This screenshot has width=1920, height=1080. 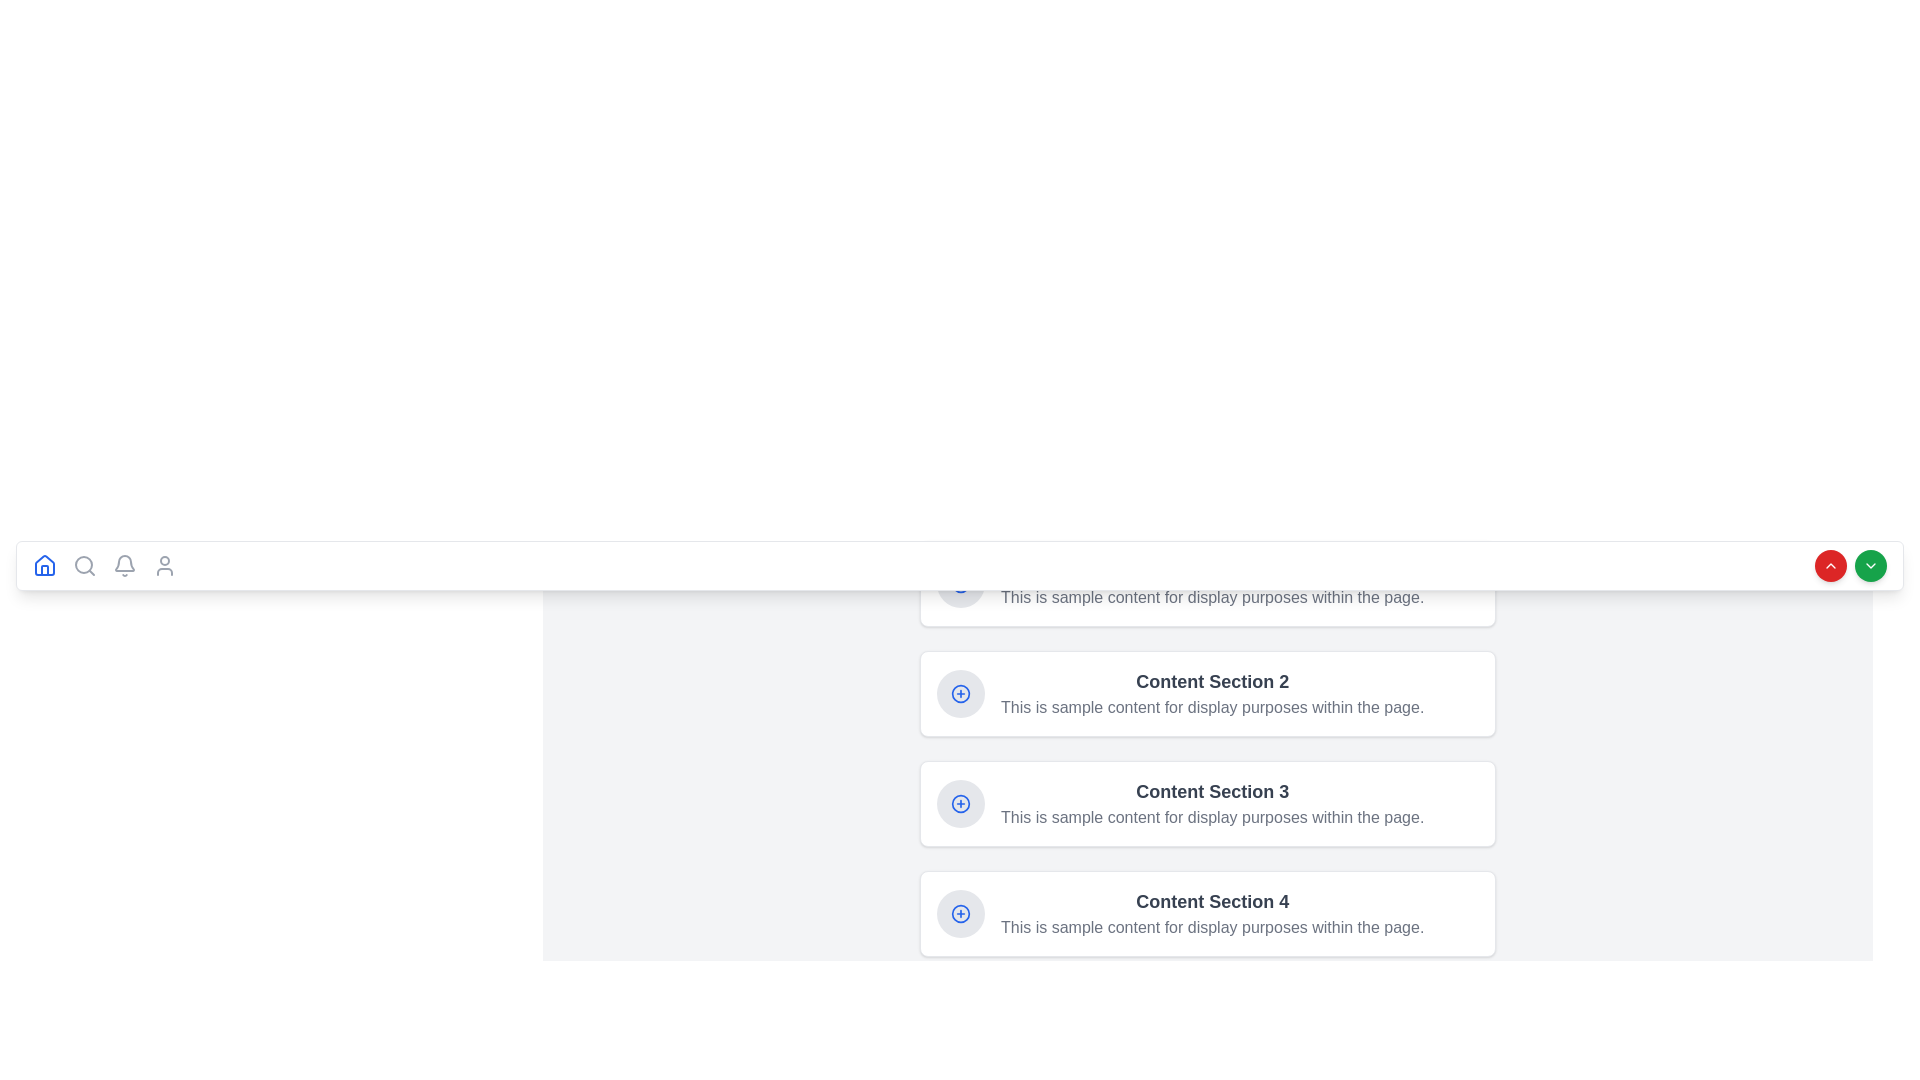 What do you see at coordinates (1211, 817) in the screenshot?
I see `the textual content label located directly below the title 'Content Section 3', which provides additional context for that section` at bounding box center [1211, 817].